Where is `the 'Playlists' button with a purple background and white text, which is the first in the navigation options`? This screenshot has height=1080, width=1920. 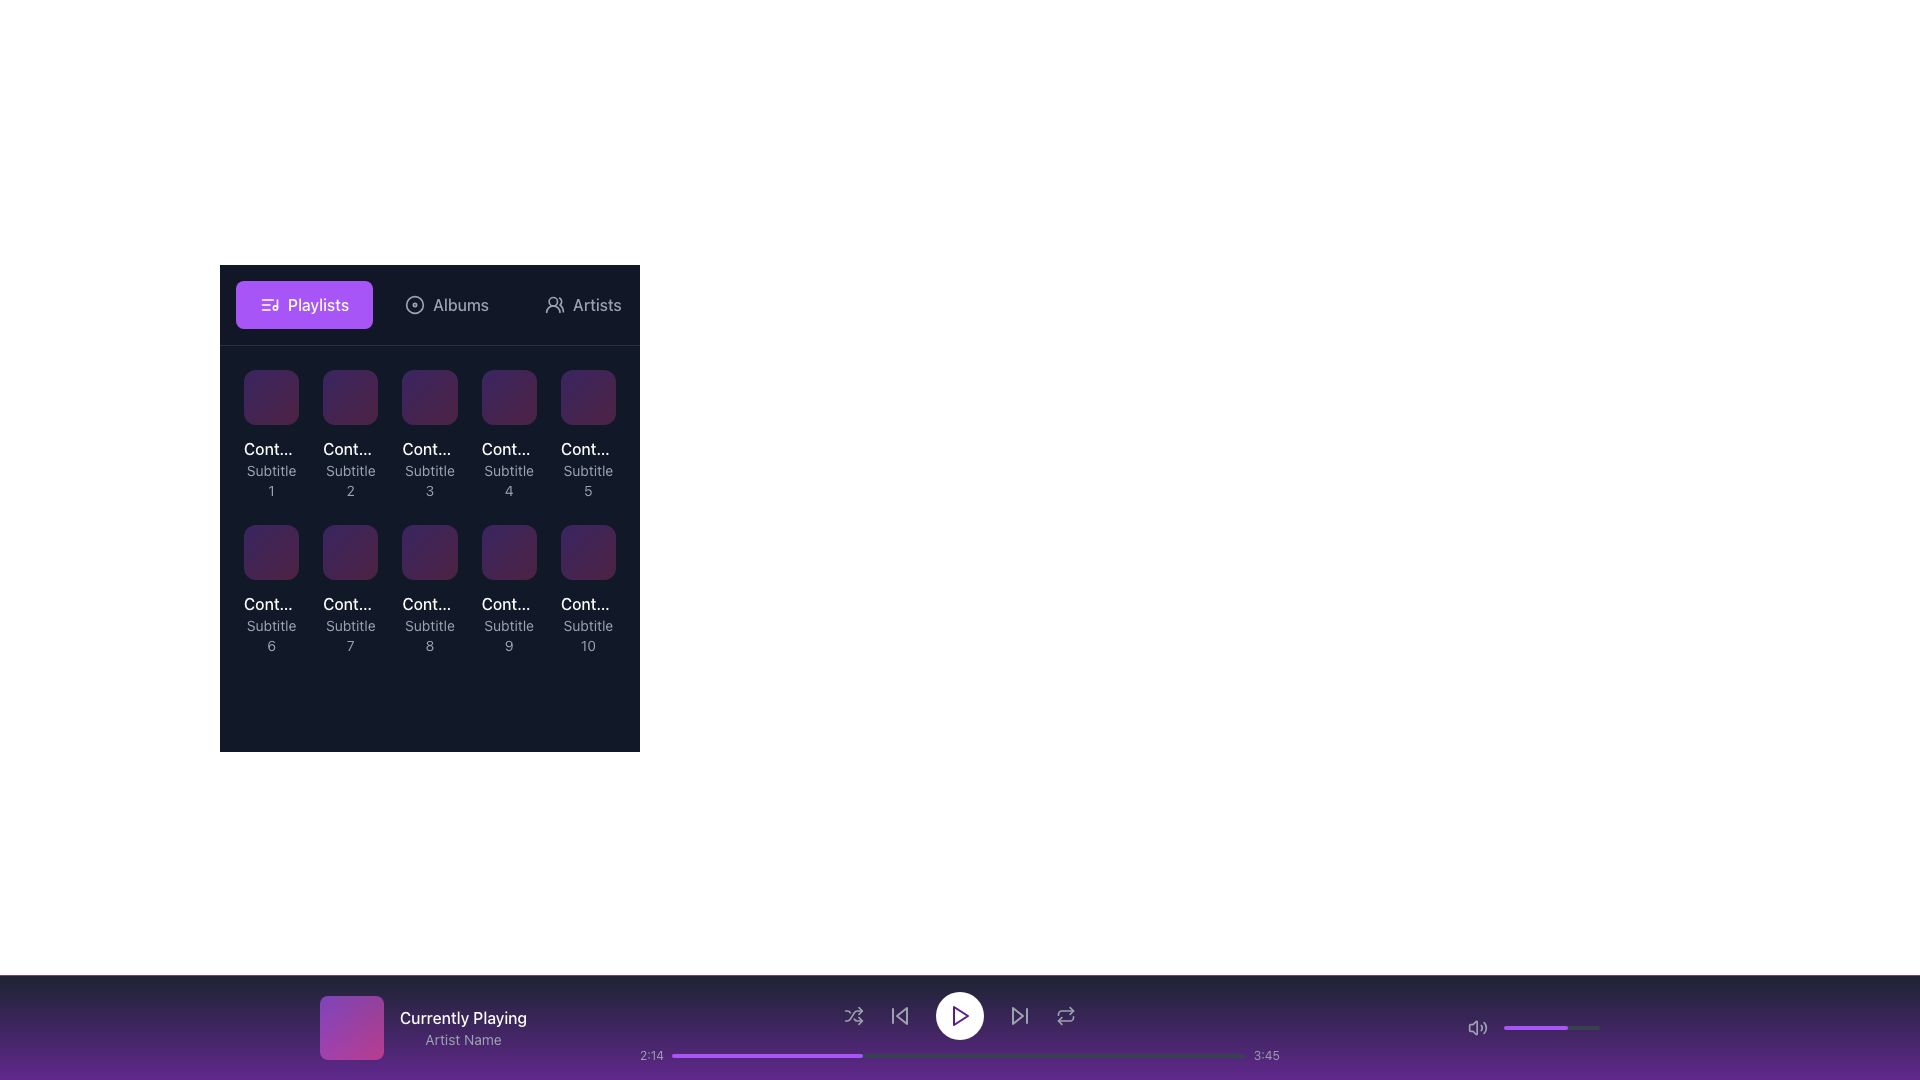 the 'Playlists' button with a purple background and white text, which is the first in the navigation options is located at coordinates (303, 304).